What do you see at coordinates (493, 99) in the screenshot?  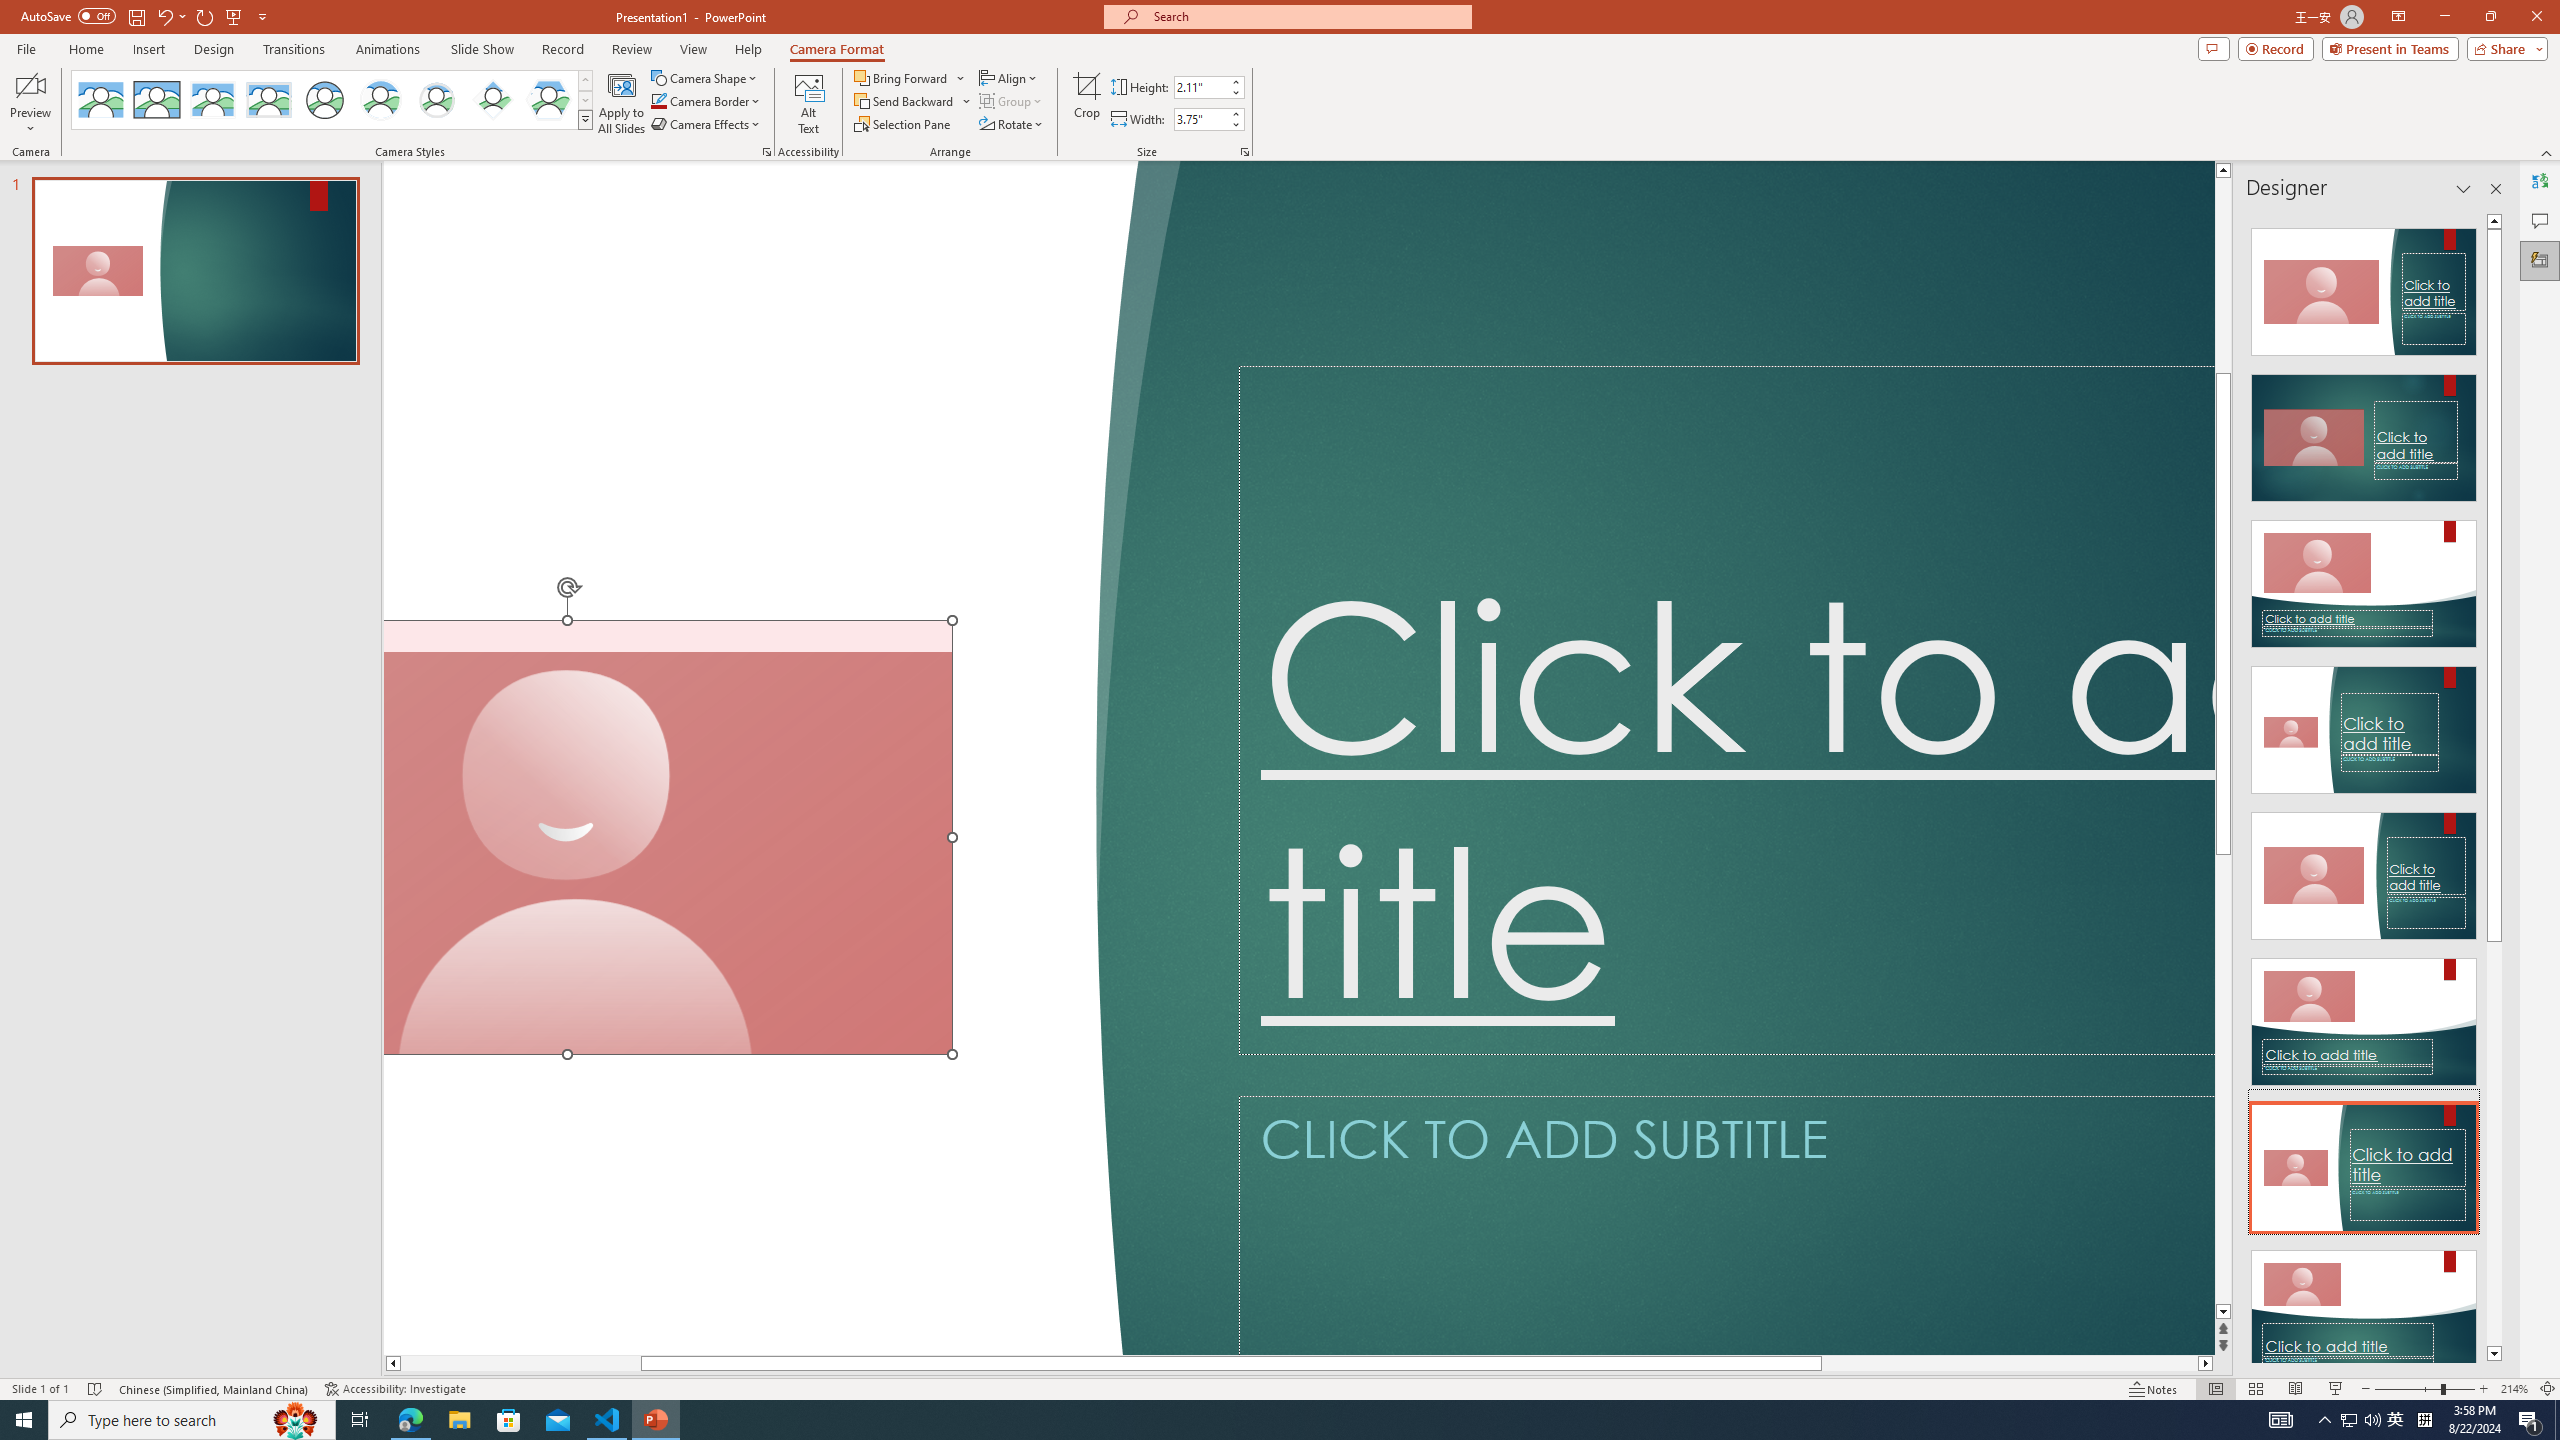 I see `'Center Shadow Diamond'` at bounding box center [493, 99].